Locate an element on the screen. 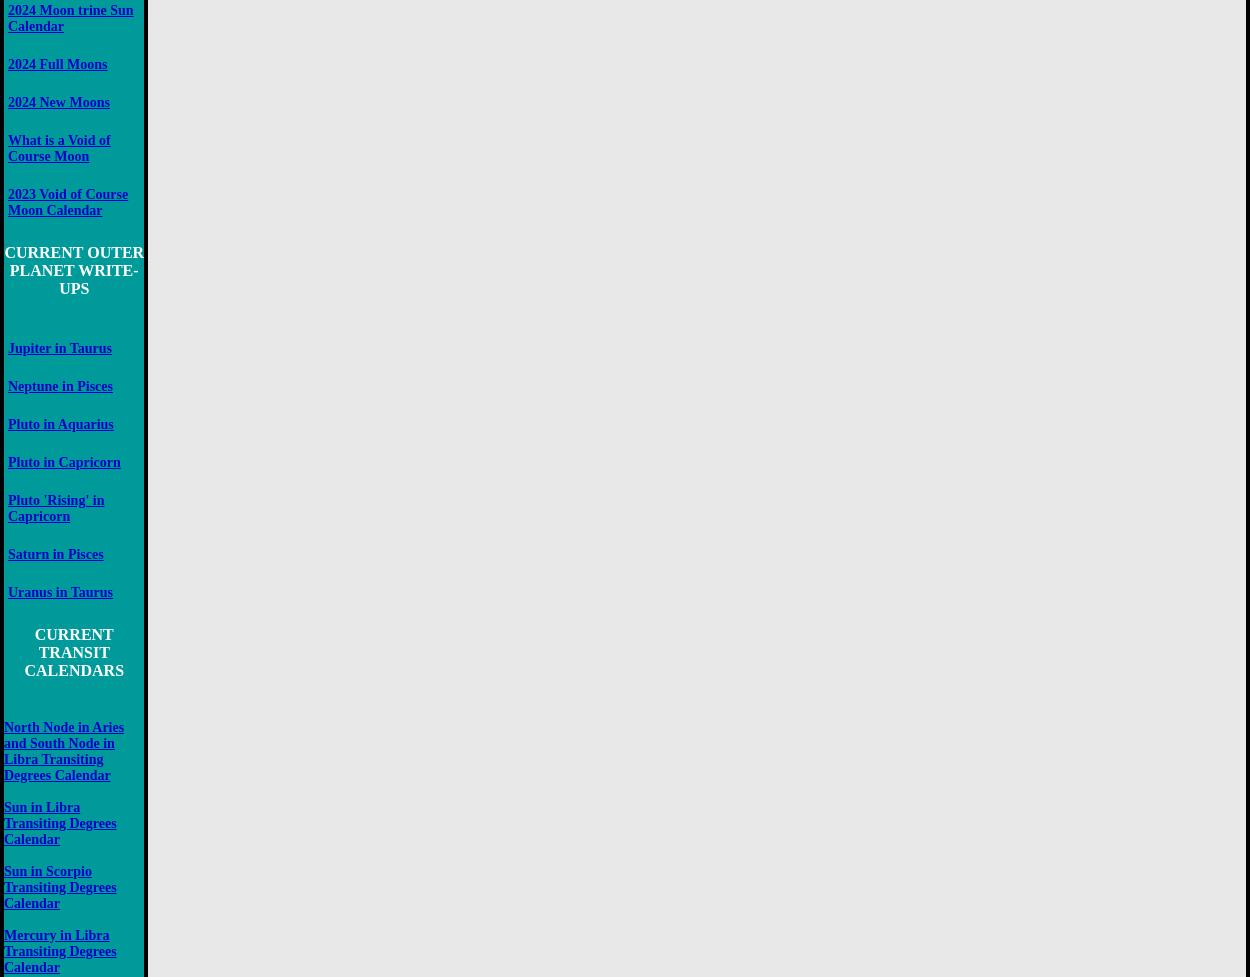 Image resolution: width=1250 pixels, height=977 pixels. 'Uranus in Taurus' is located at coordinates (60, 591).